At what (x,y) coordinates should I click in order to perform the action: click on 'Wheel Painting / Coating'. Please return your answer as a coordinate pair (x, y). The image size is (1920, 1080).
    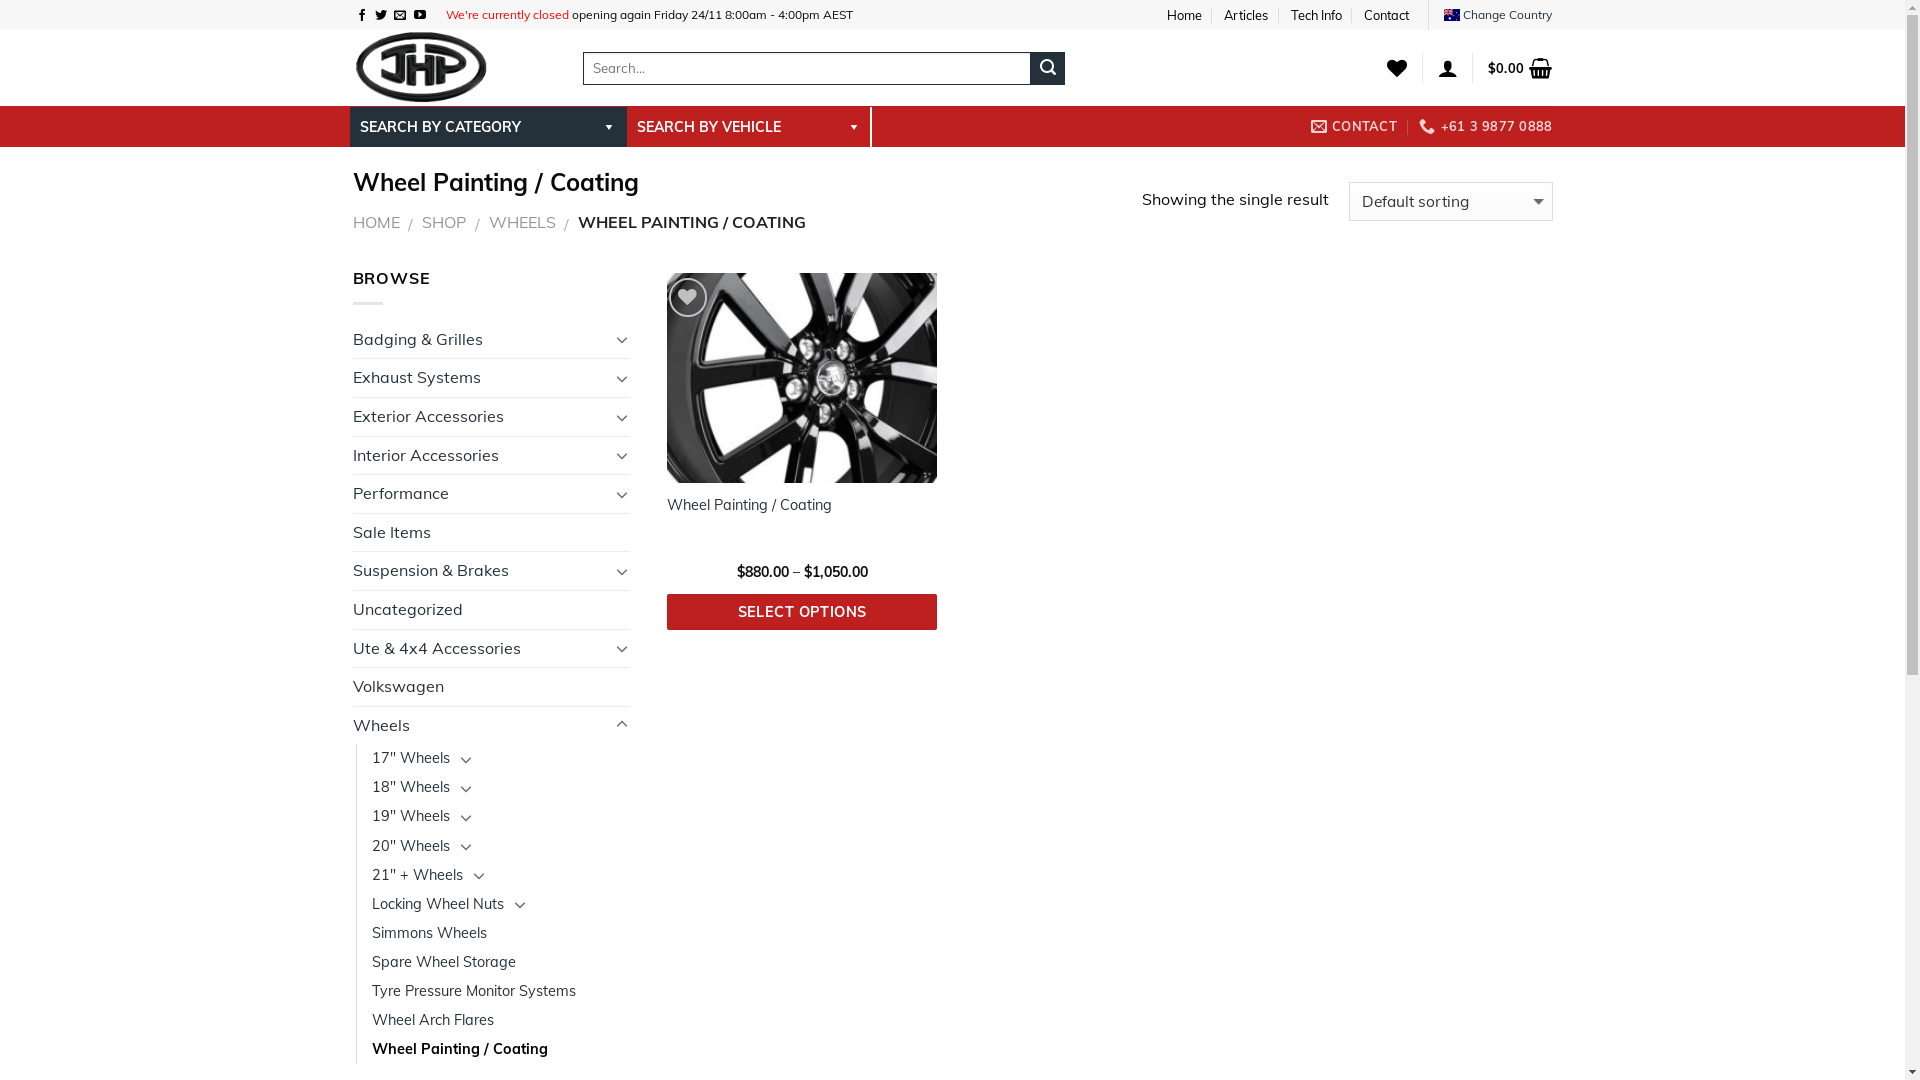
    Looking at the image, I should click on (748, 504).